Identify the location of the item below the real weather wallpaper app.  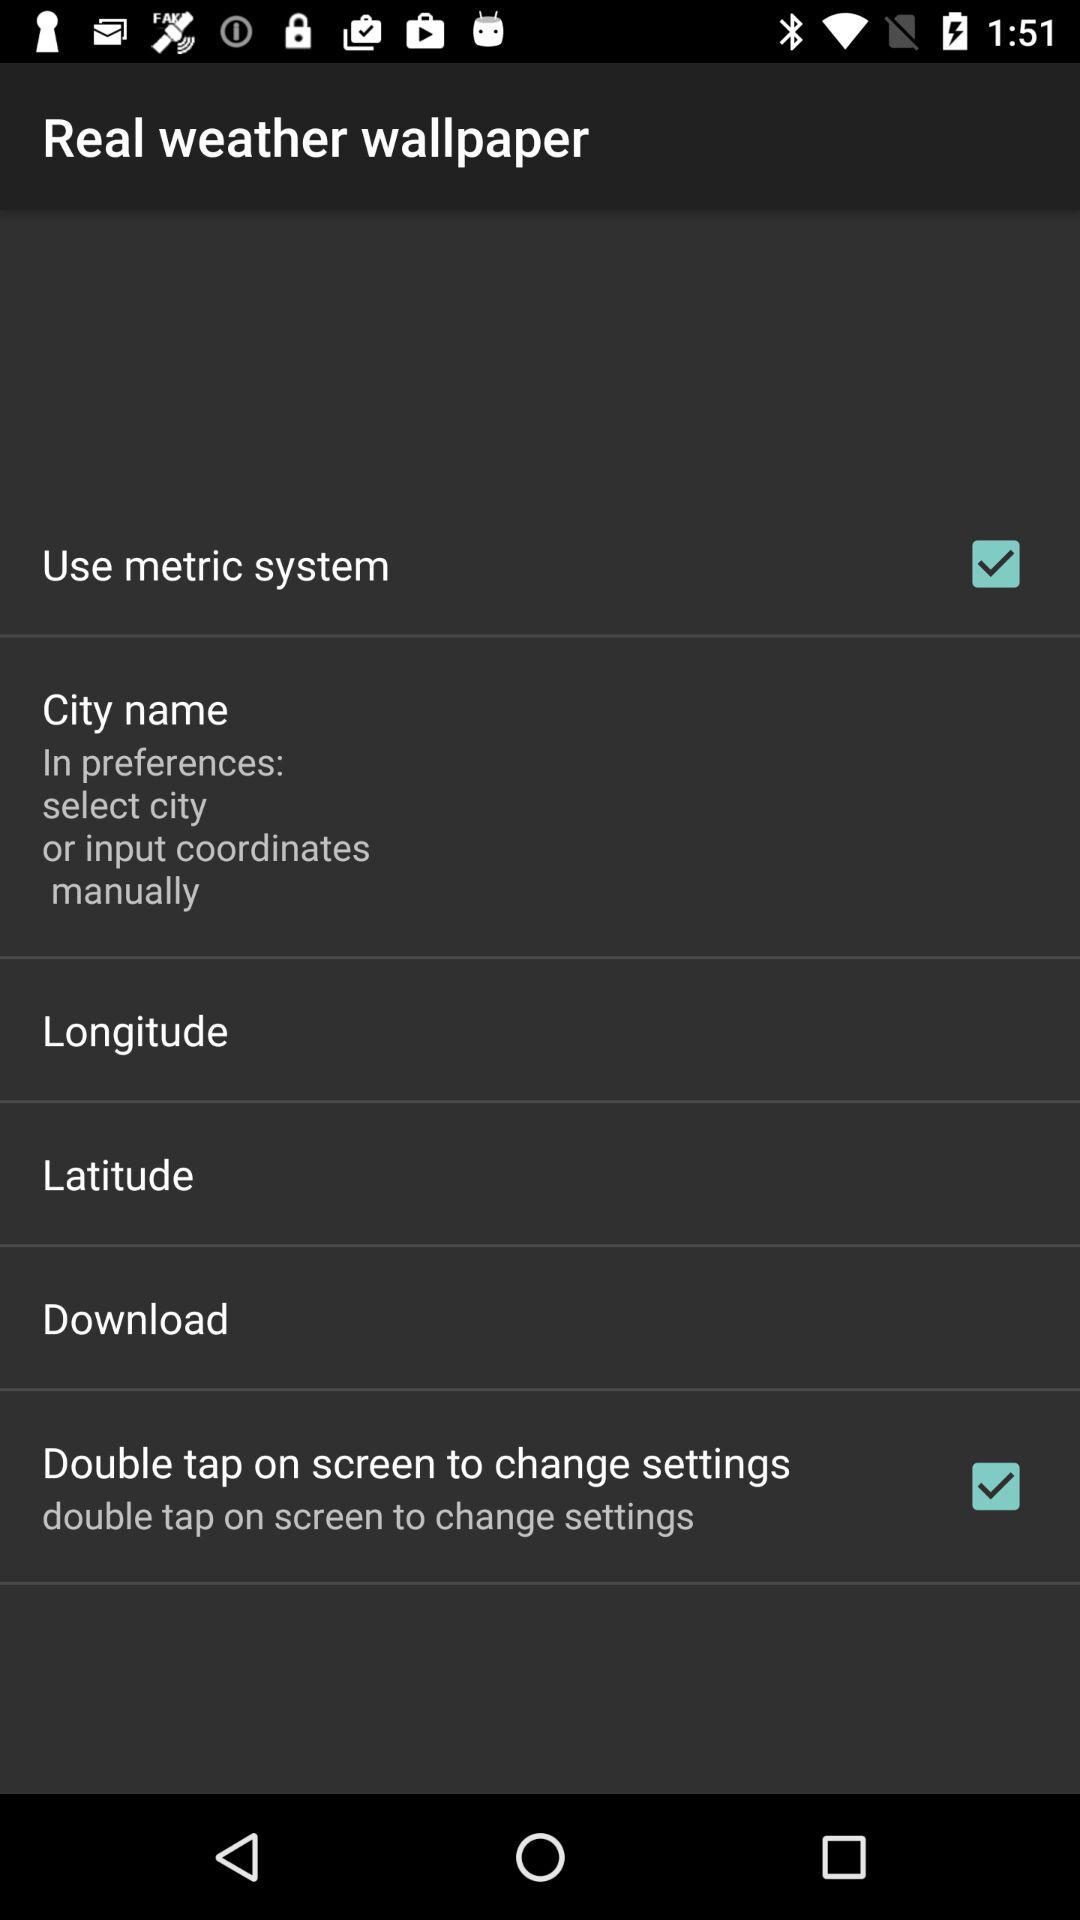
(216, 563).